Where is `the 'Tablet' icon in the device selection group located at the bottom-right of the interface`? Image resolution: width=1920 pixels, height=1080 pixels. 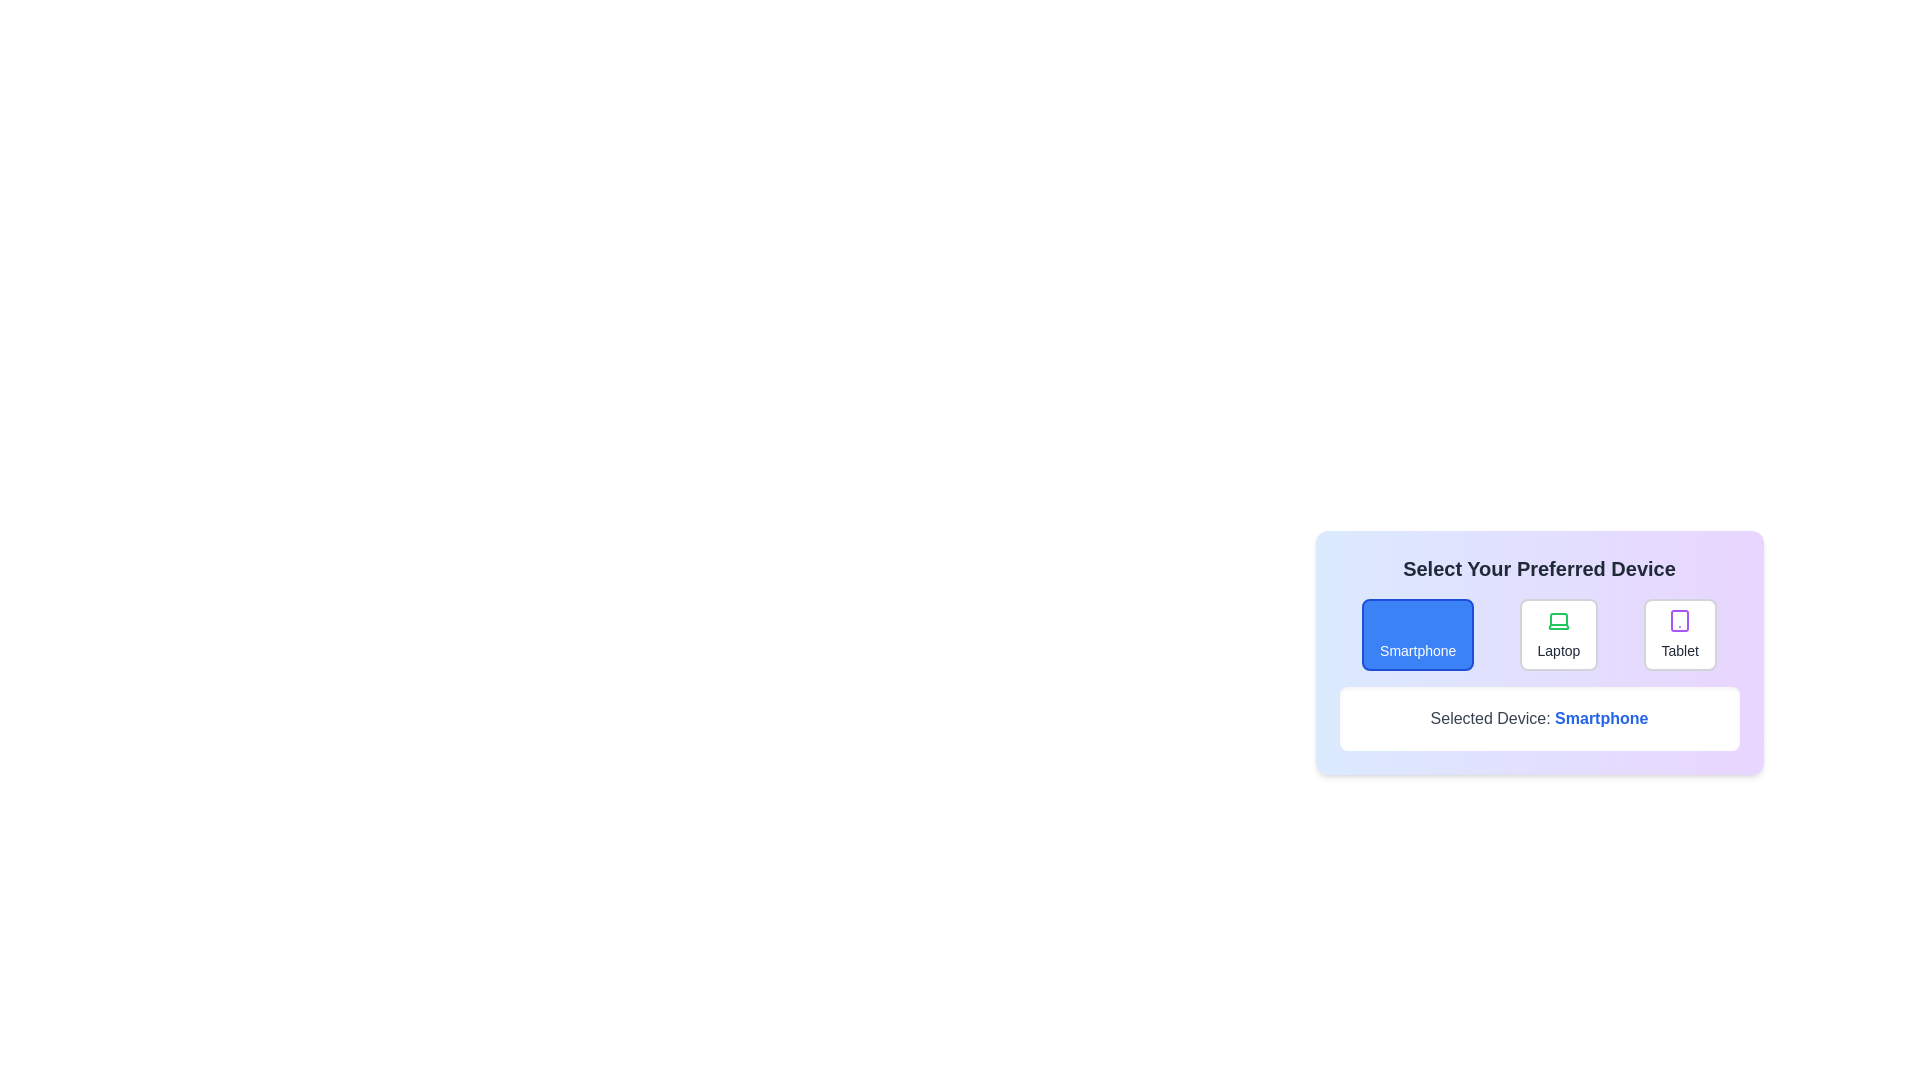 the 'Tablet' icon in the device selection group located at the bottom-right of the interface is located at coordinates (1680, 620).